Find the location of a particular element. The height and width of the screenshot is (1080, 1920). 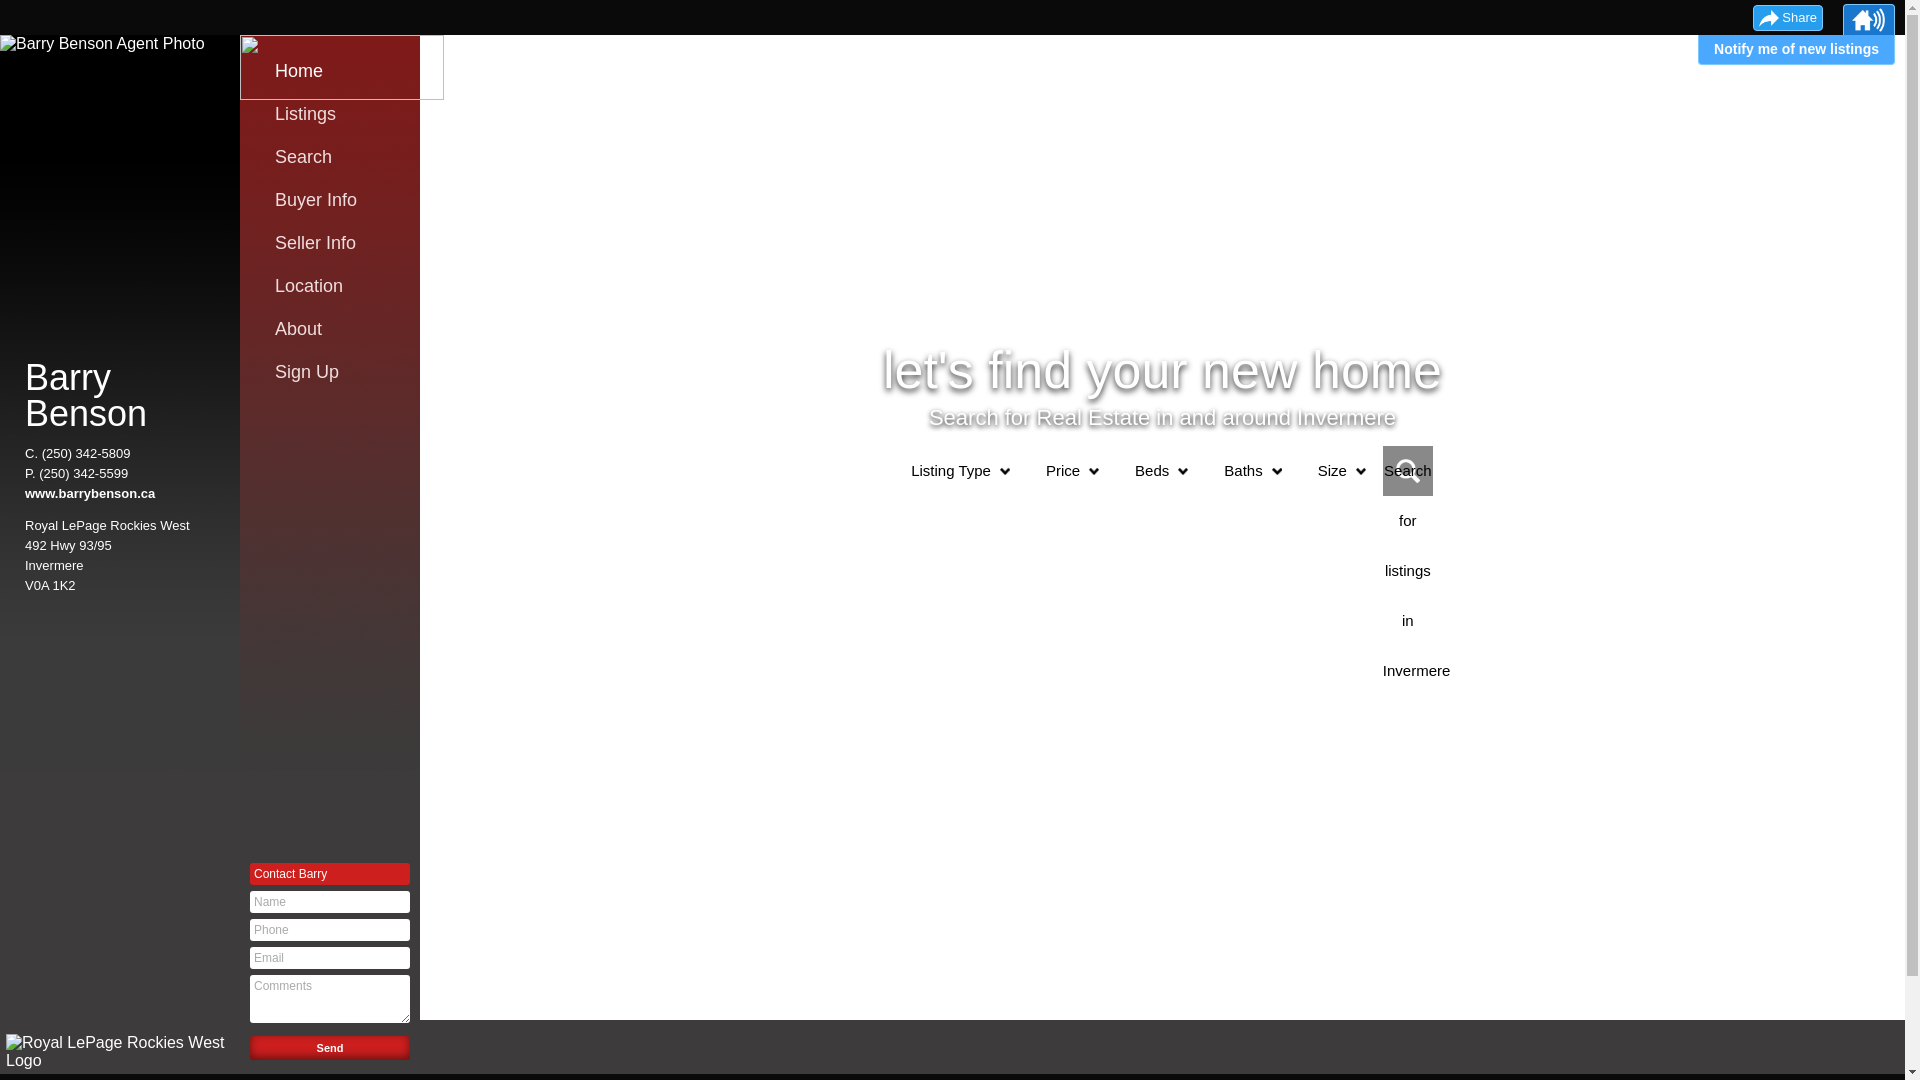

'Buyer Info' is located at coordinates (335, 200).